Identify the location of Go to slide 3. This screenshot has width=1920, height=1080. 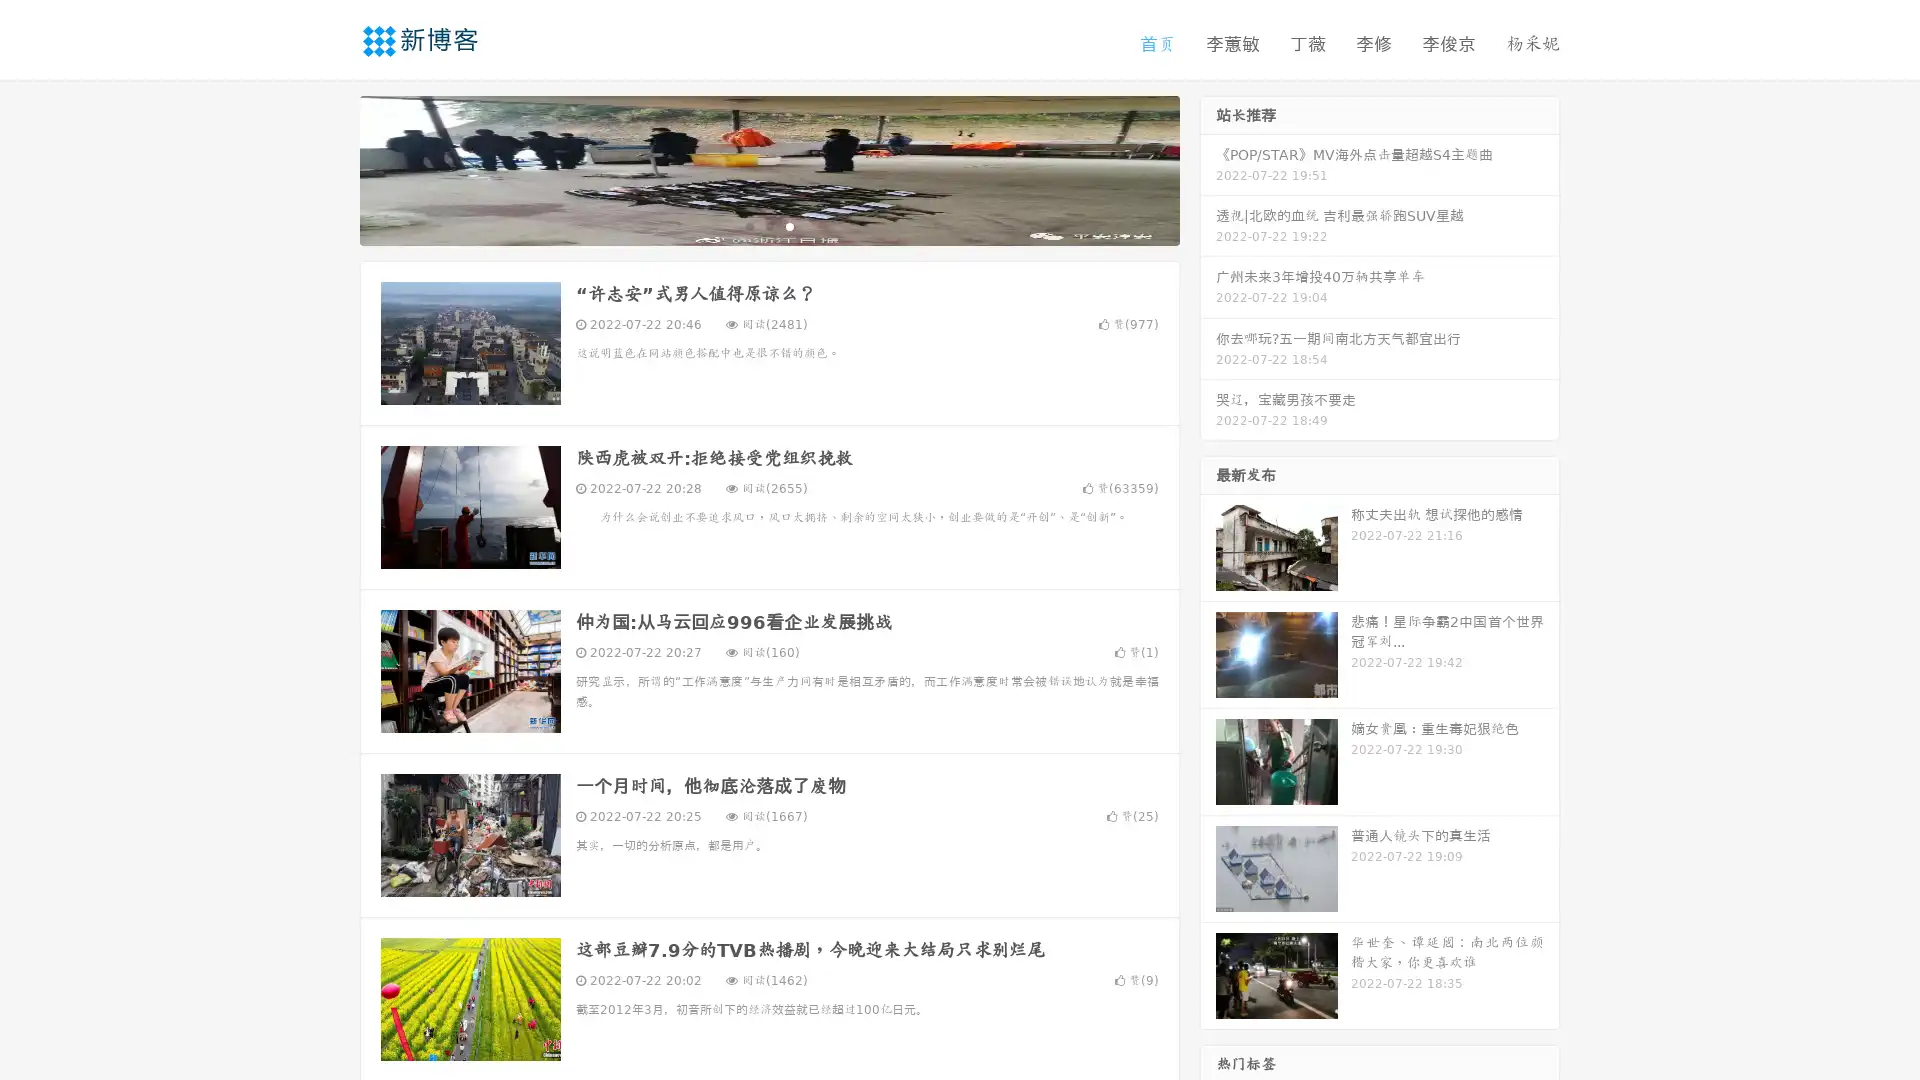
(789, 225).